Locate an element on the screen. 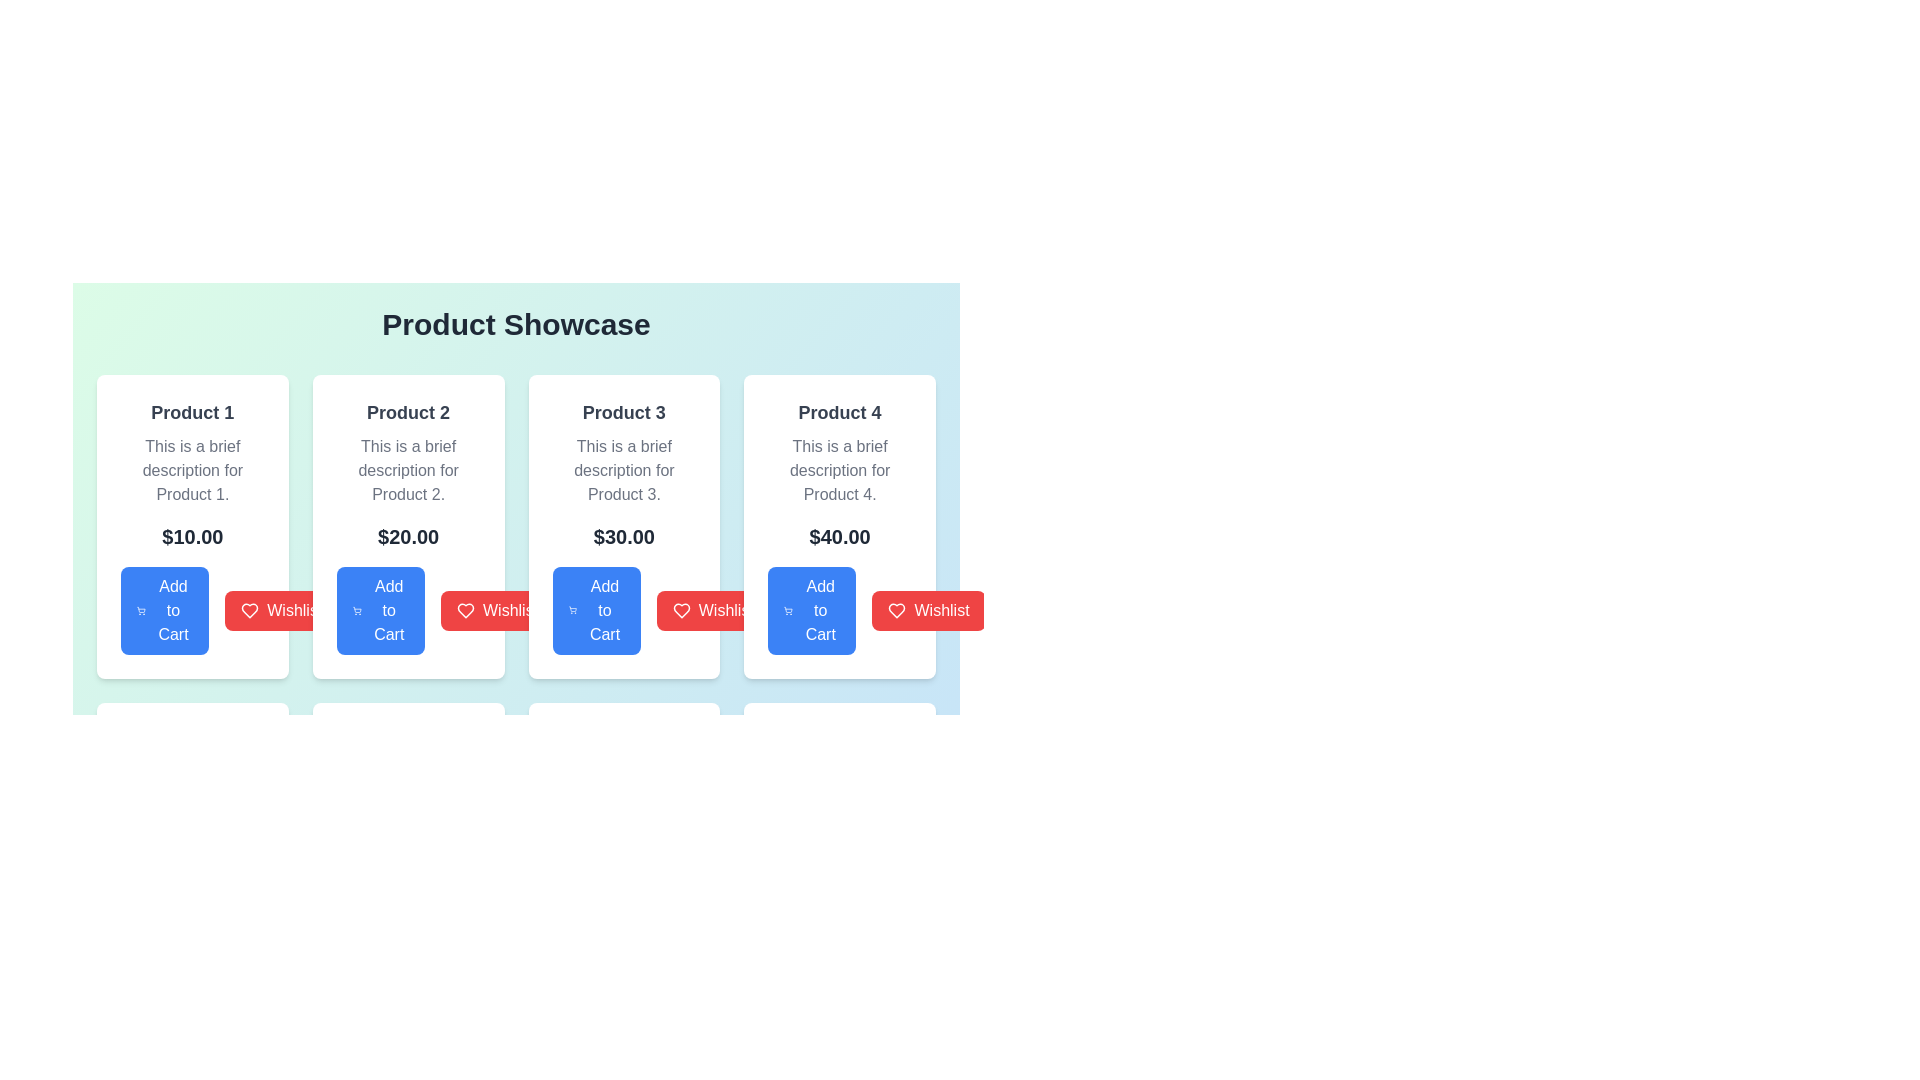 This screenshot has width=1920, height=1080. the rightmost button in the 'Product 3' card is located at coordinates (713, 609).